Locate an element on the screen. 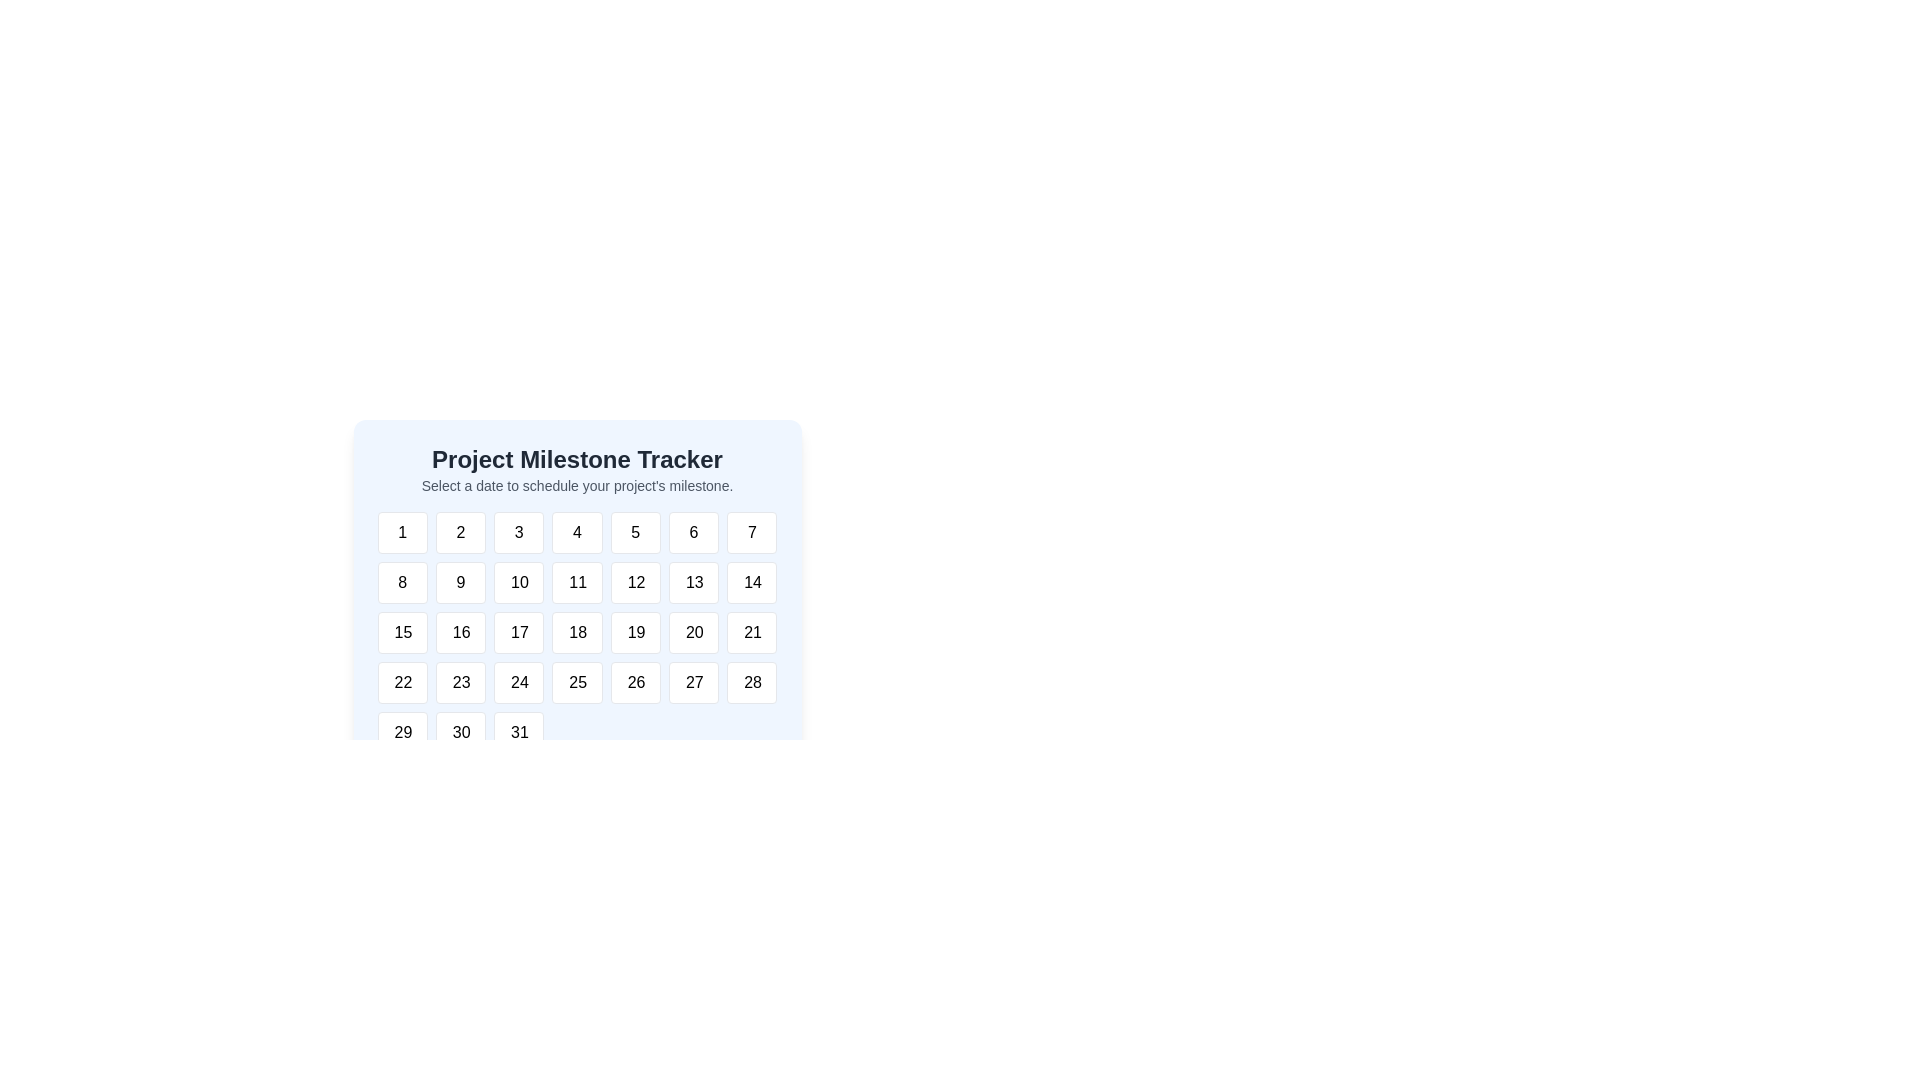 The width and height of the screenshot is (1920, 1080). the button labeled '18' which is styled as a square with rounded corners, located in the grid beneath the 'Project Milestone Tracker' heading is located at coordinates (576, 632).